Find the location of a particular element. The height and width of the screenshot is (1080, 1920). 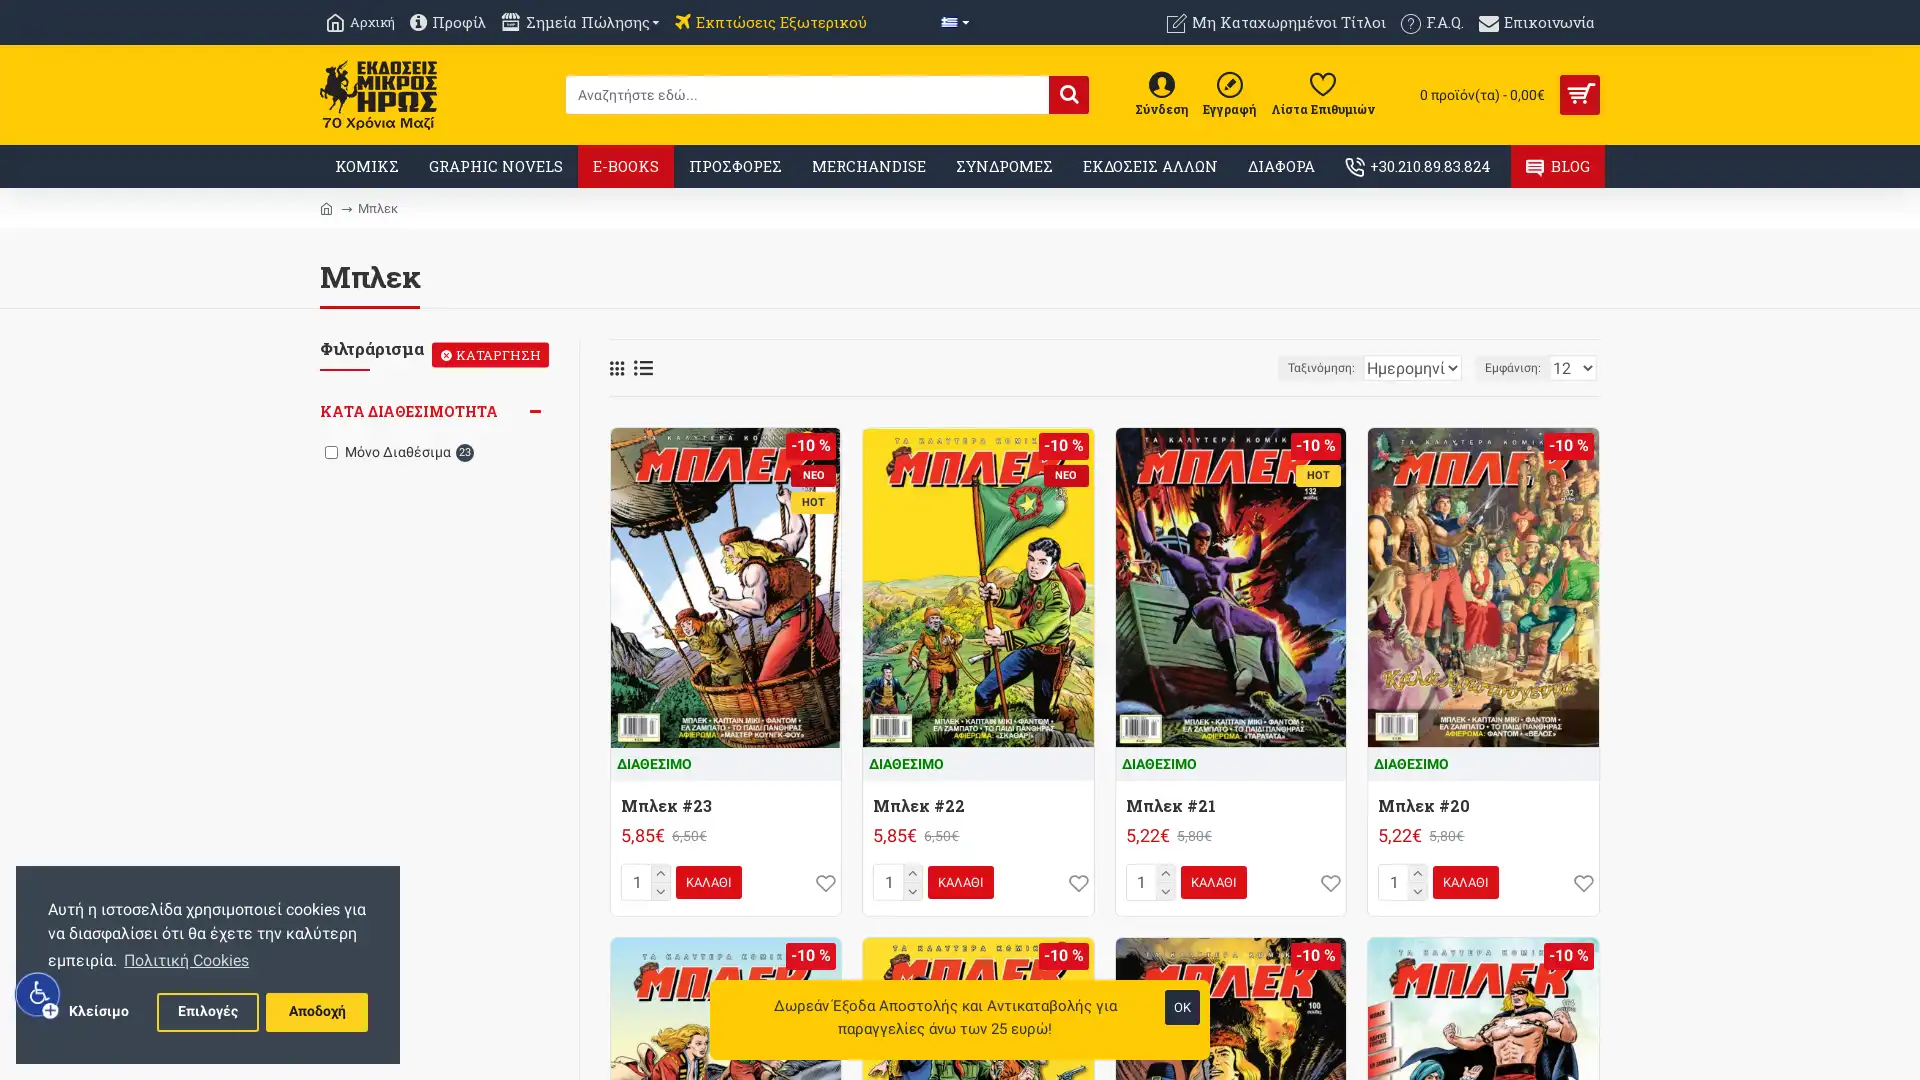

OK is located at coordinates (1182, 1007).